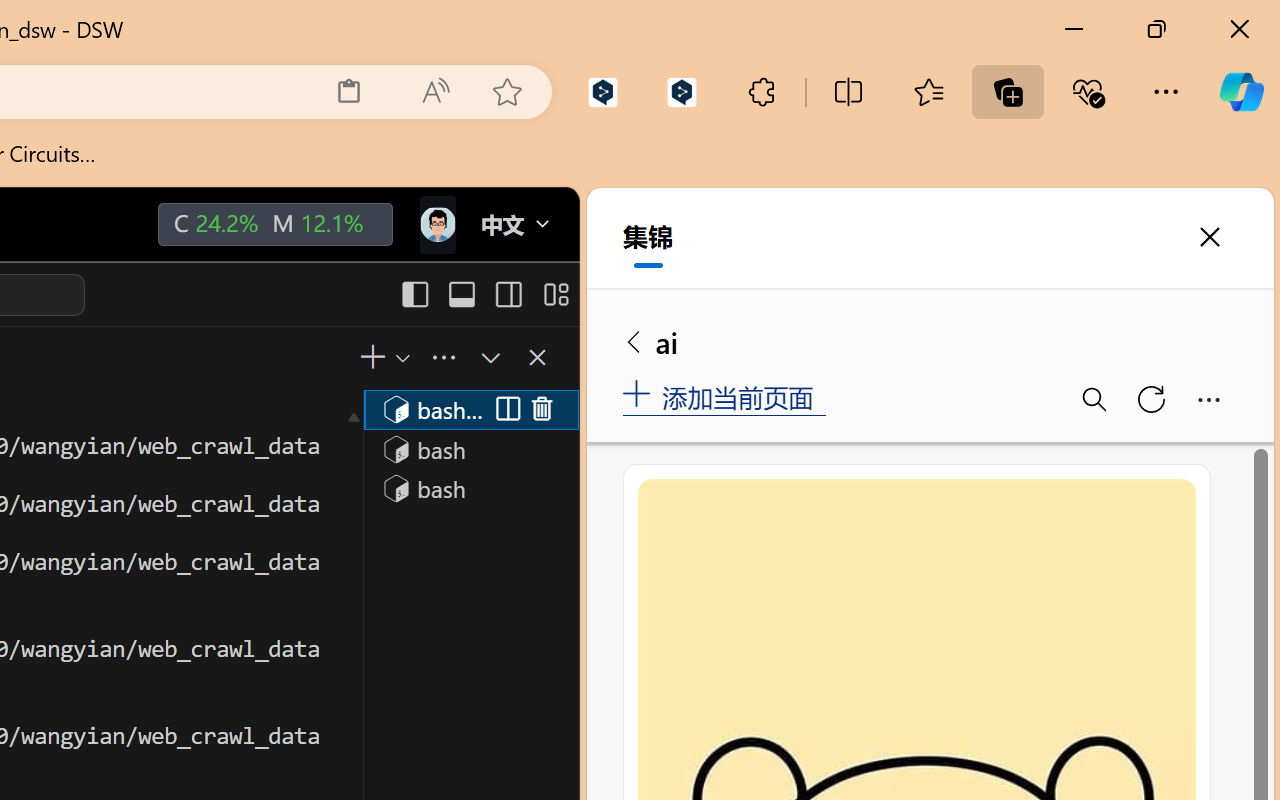 This screenshot has width=1280, height=800. What do you see at coordinates (1240, 91) in the screenshot?
I see `'Copilot (Ctrl+Shift+.)'` at bounding box center [1240, 91].